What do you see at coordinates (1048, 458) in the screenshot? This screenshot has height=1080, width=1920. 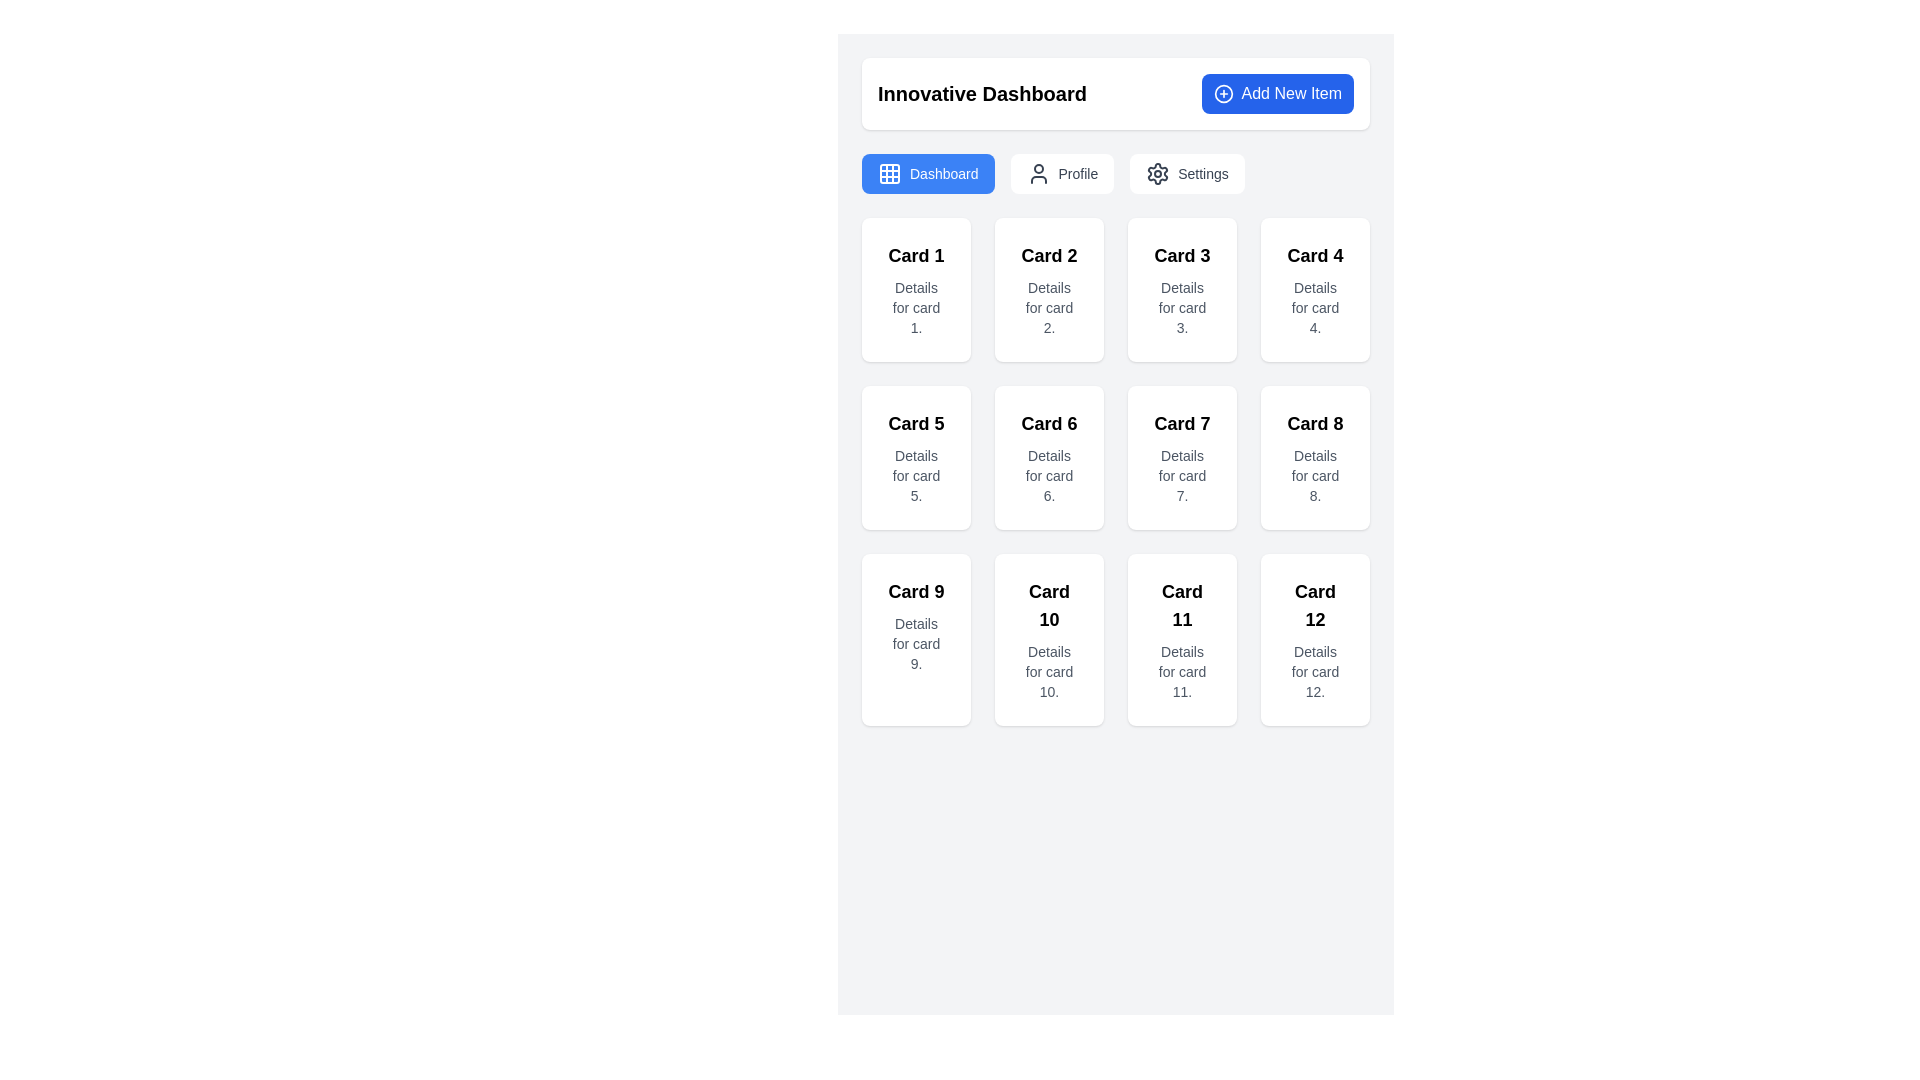 I see `'Card 6' located in the second row and second column of a grid layout, positioned between 'Card 5' and 'Card 7'` at bounding box center [1048, 458].